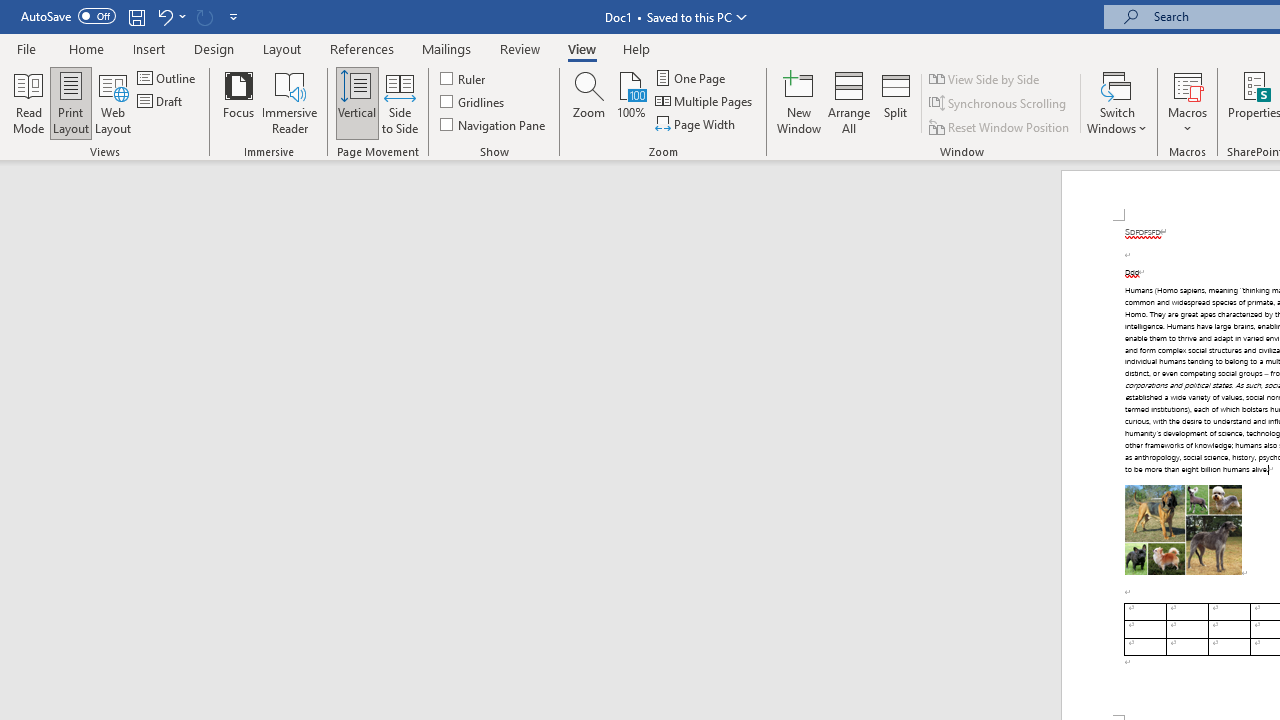 The image size is (1280, 720). What do you see at coordinates (238, 103) in the screenshot?
I see `'Focus'` at bounding box center [238, 103].